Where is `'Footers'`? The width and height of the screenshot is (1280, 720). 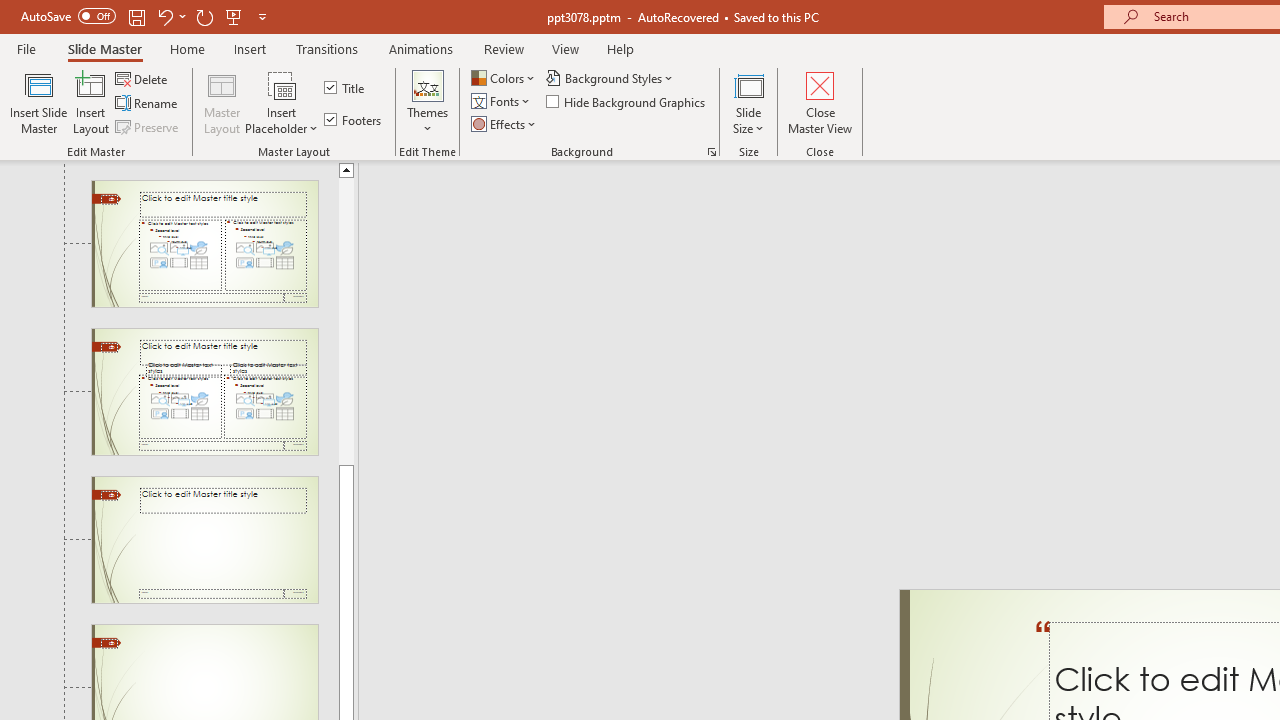 'Footers' is located at coordinates (354, 119).